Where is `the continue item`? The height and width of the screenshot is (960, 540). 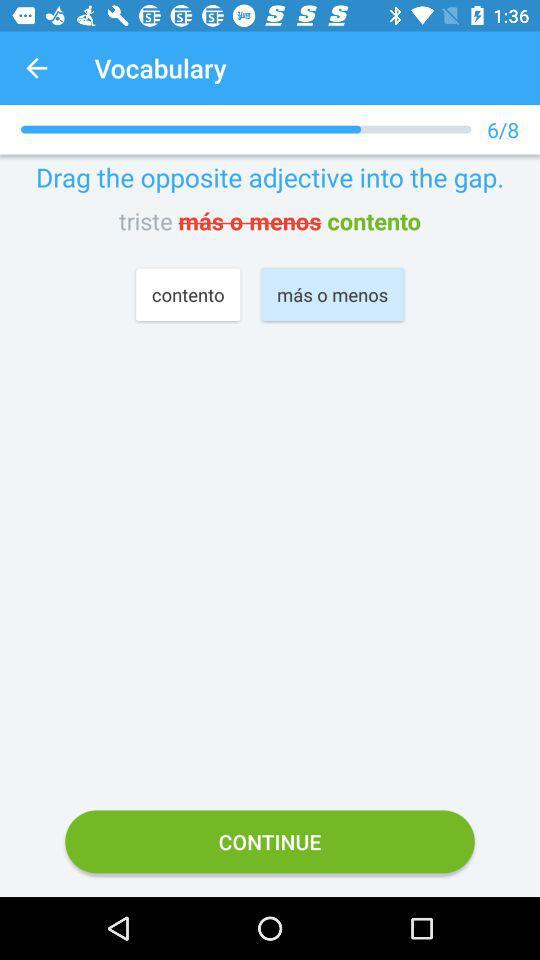 the continue item is located at coordinates (270, 840).